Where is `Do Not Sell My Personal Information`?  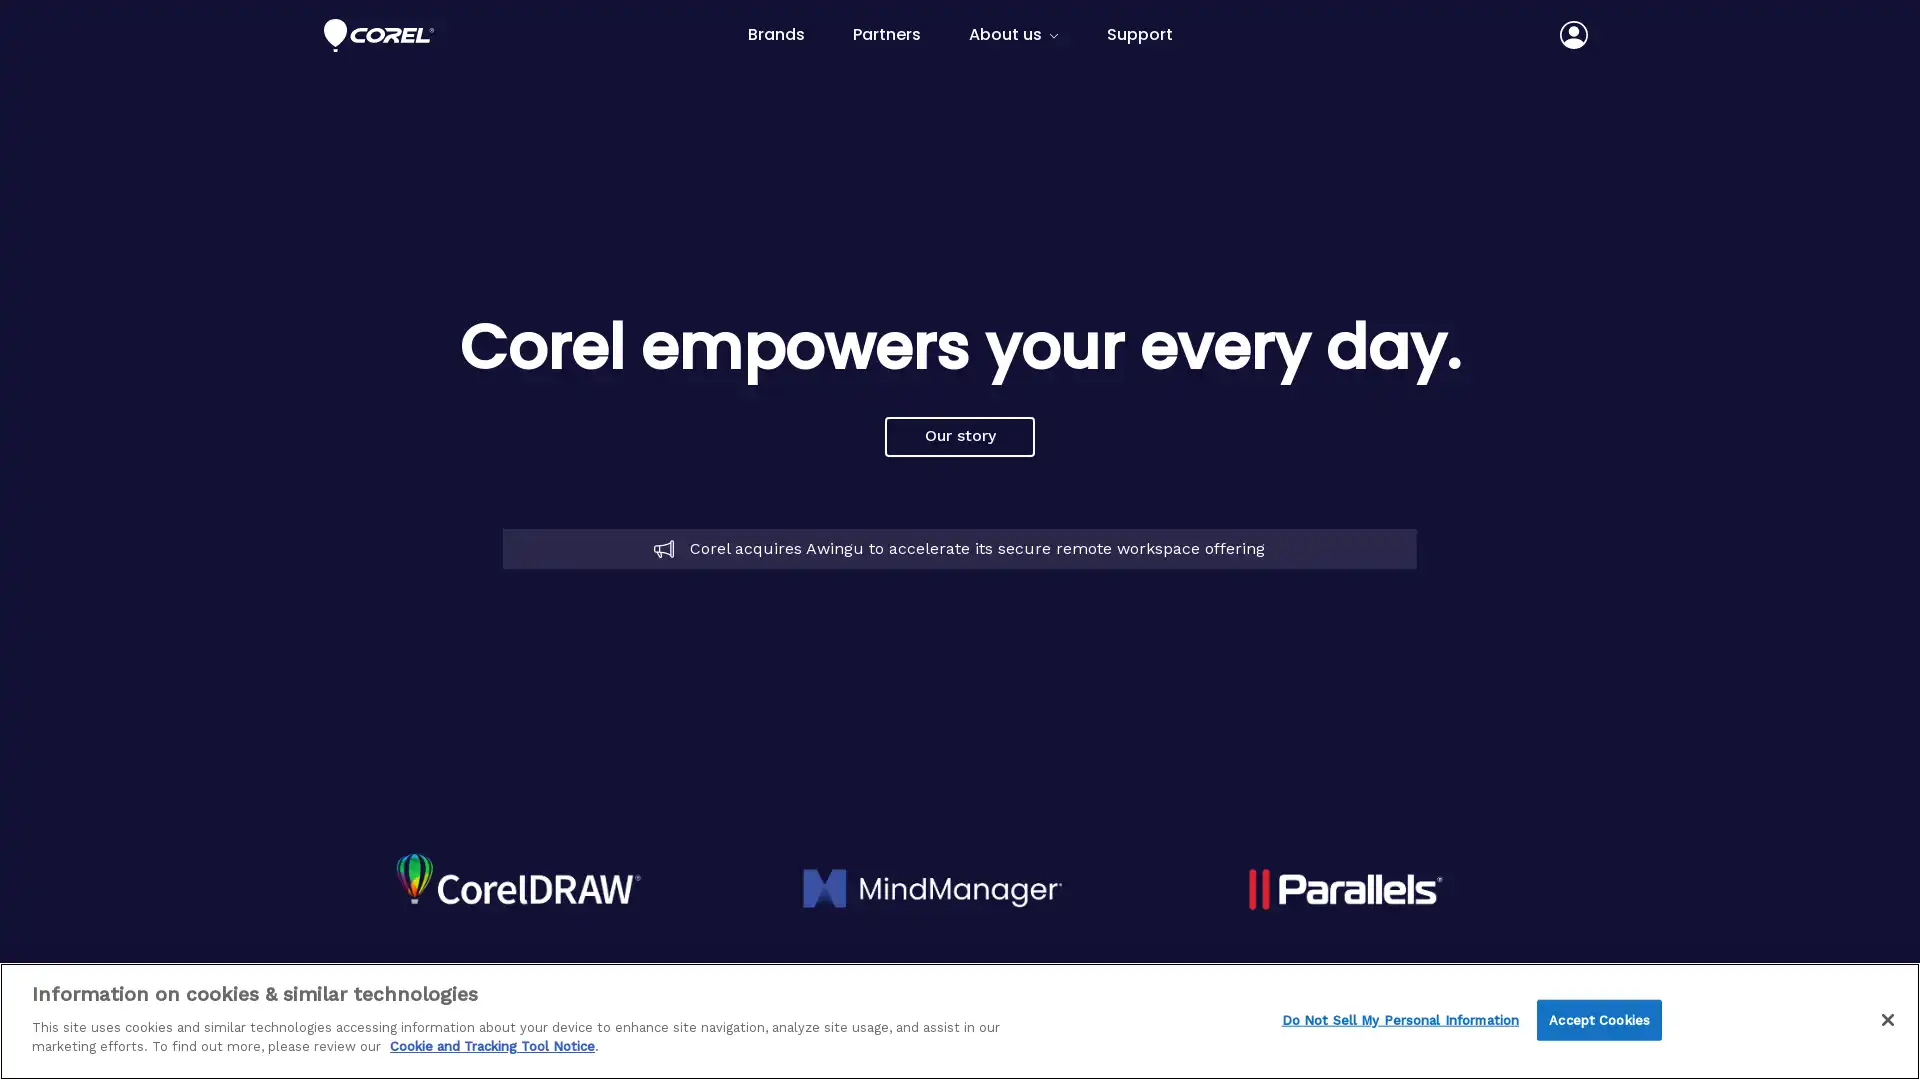 Do Not Sell My Personal Information is located at coordinates (1399, 1019).